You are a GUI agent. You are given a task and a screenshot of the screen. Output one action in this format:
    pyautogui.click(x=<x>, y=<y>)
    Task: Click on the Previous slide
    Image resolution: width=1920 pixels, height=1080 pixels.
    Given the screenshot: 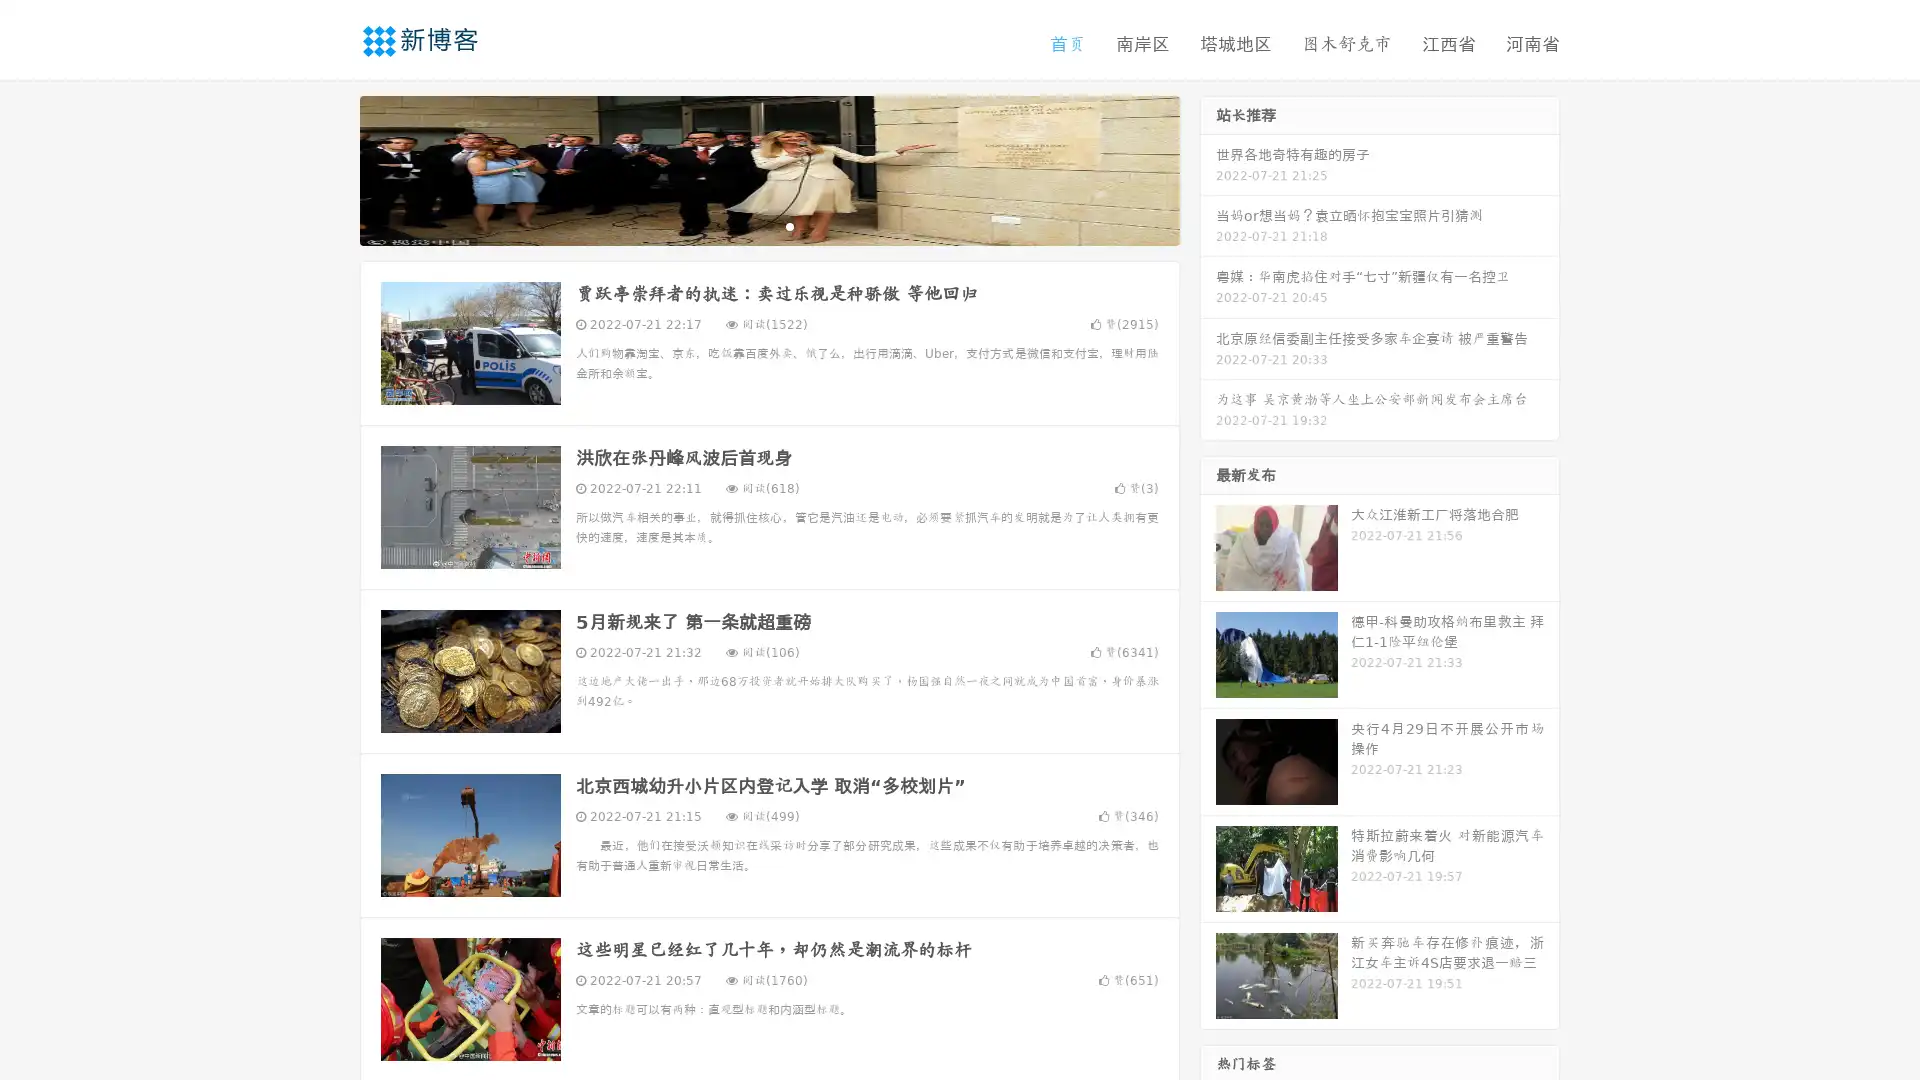 What is the action you would take?
    pyautogui.click(x=330, y=168)
    